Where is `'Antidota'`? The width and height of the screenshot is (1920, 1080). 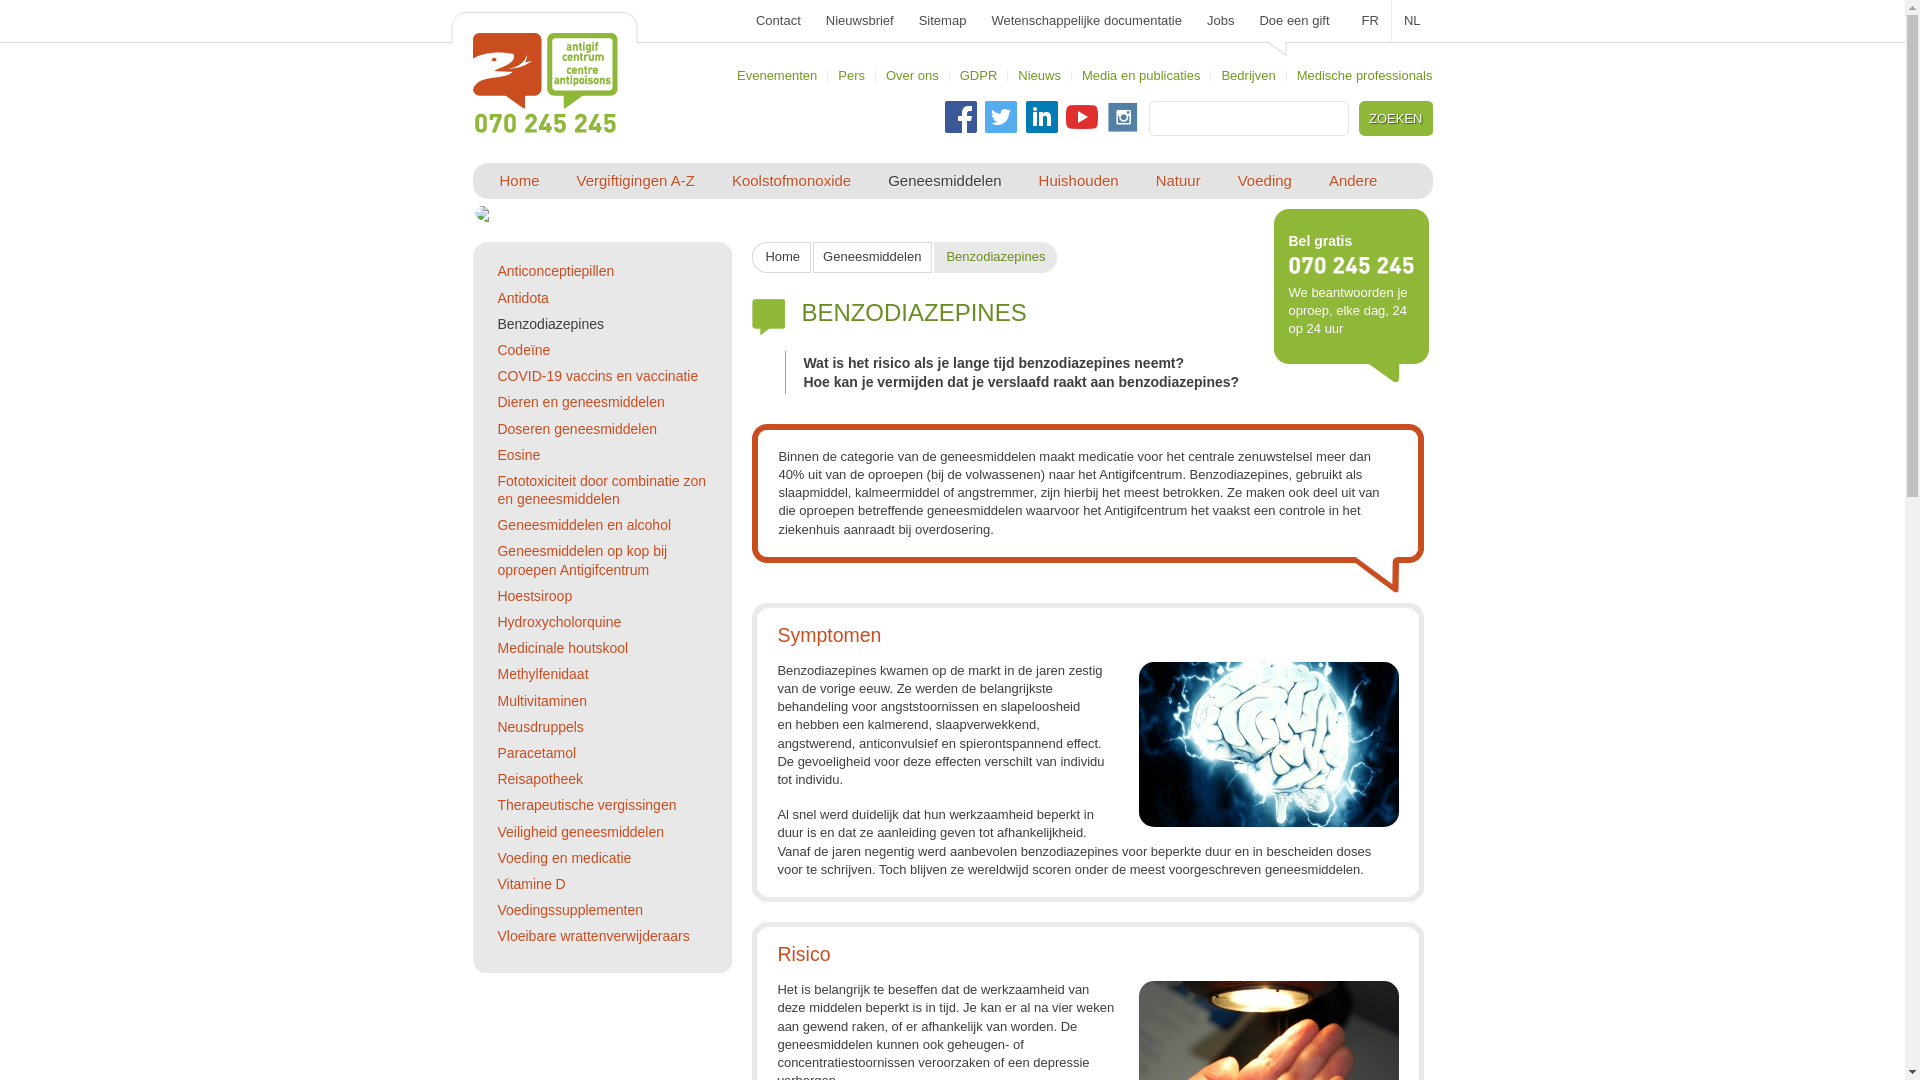
'Antidota' is located at coordinates (522, 297).